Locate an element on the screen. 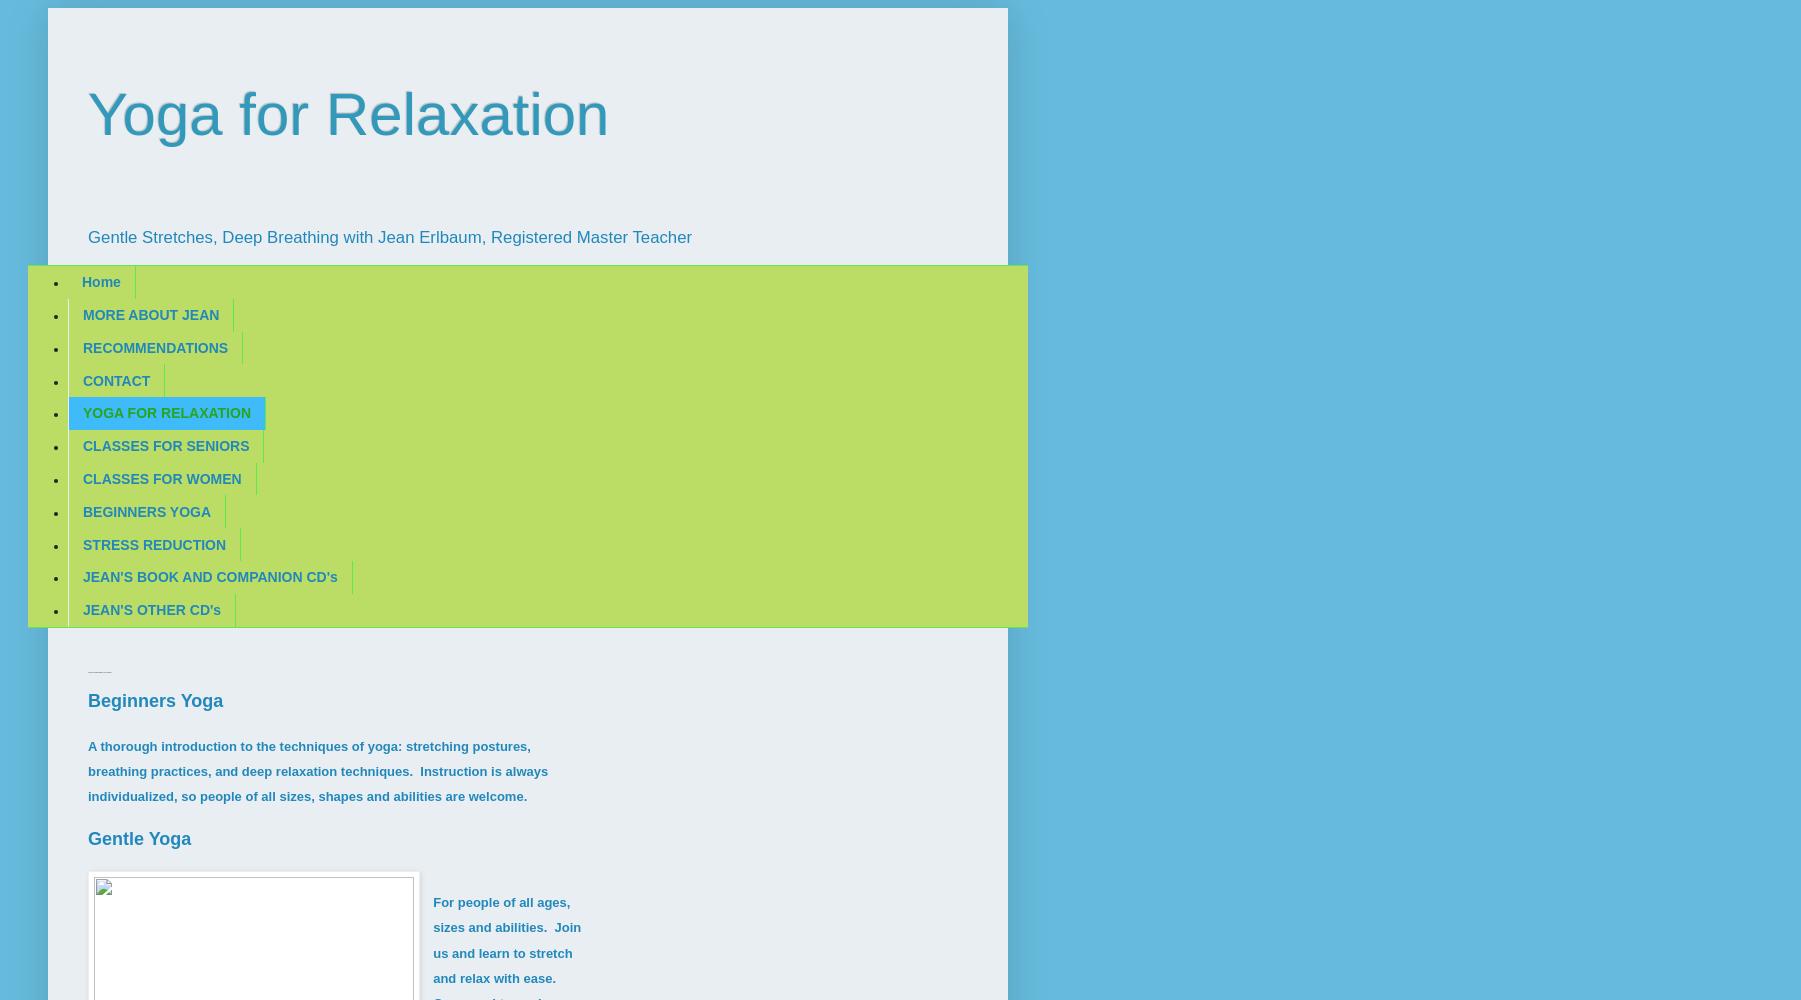  'RECOMMENDATIONS' is located at coordinates (155, 346).